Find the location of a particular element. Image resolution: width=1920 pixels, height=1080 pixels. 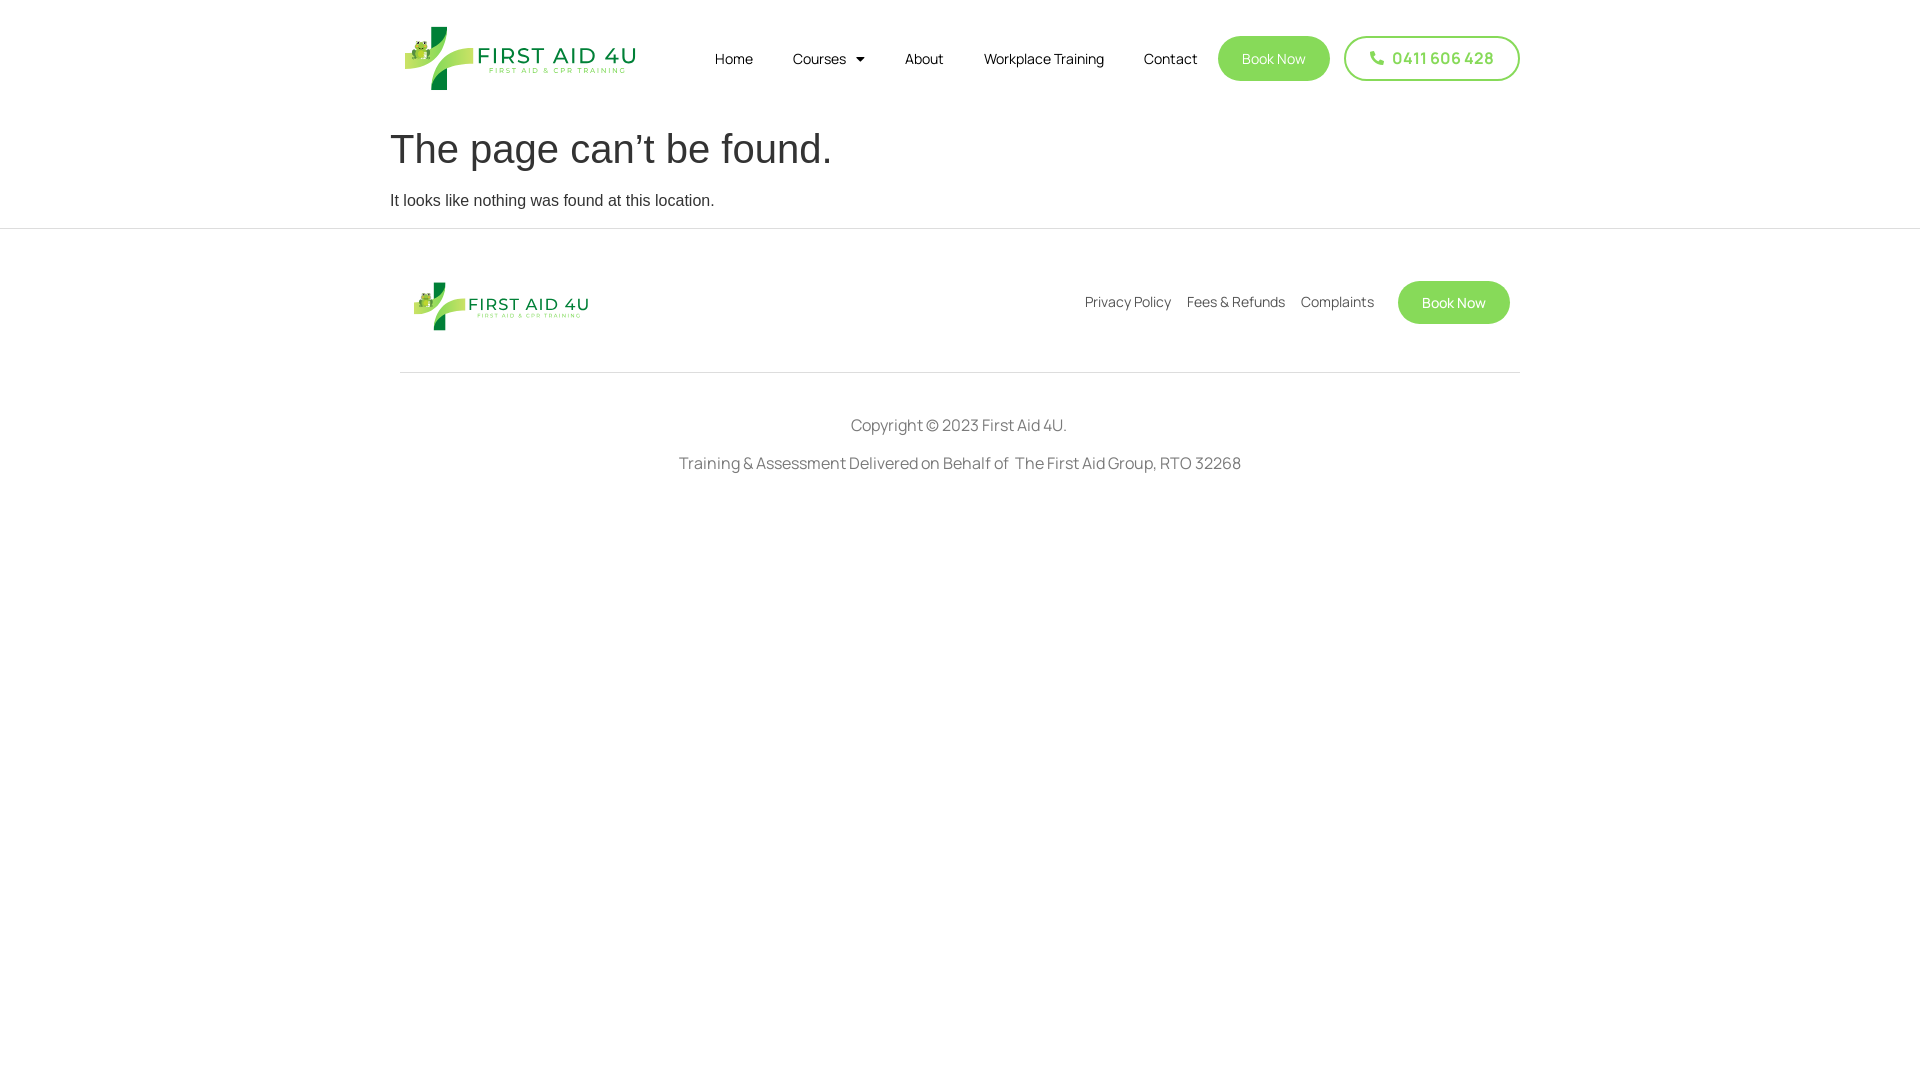

'Book Now' is located at coordinates (1454, 302).